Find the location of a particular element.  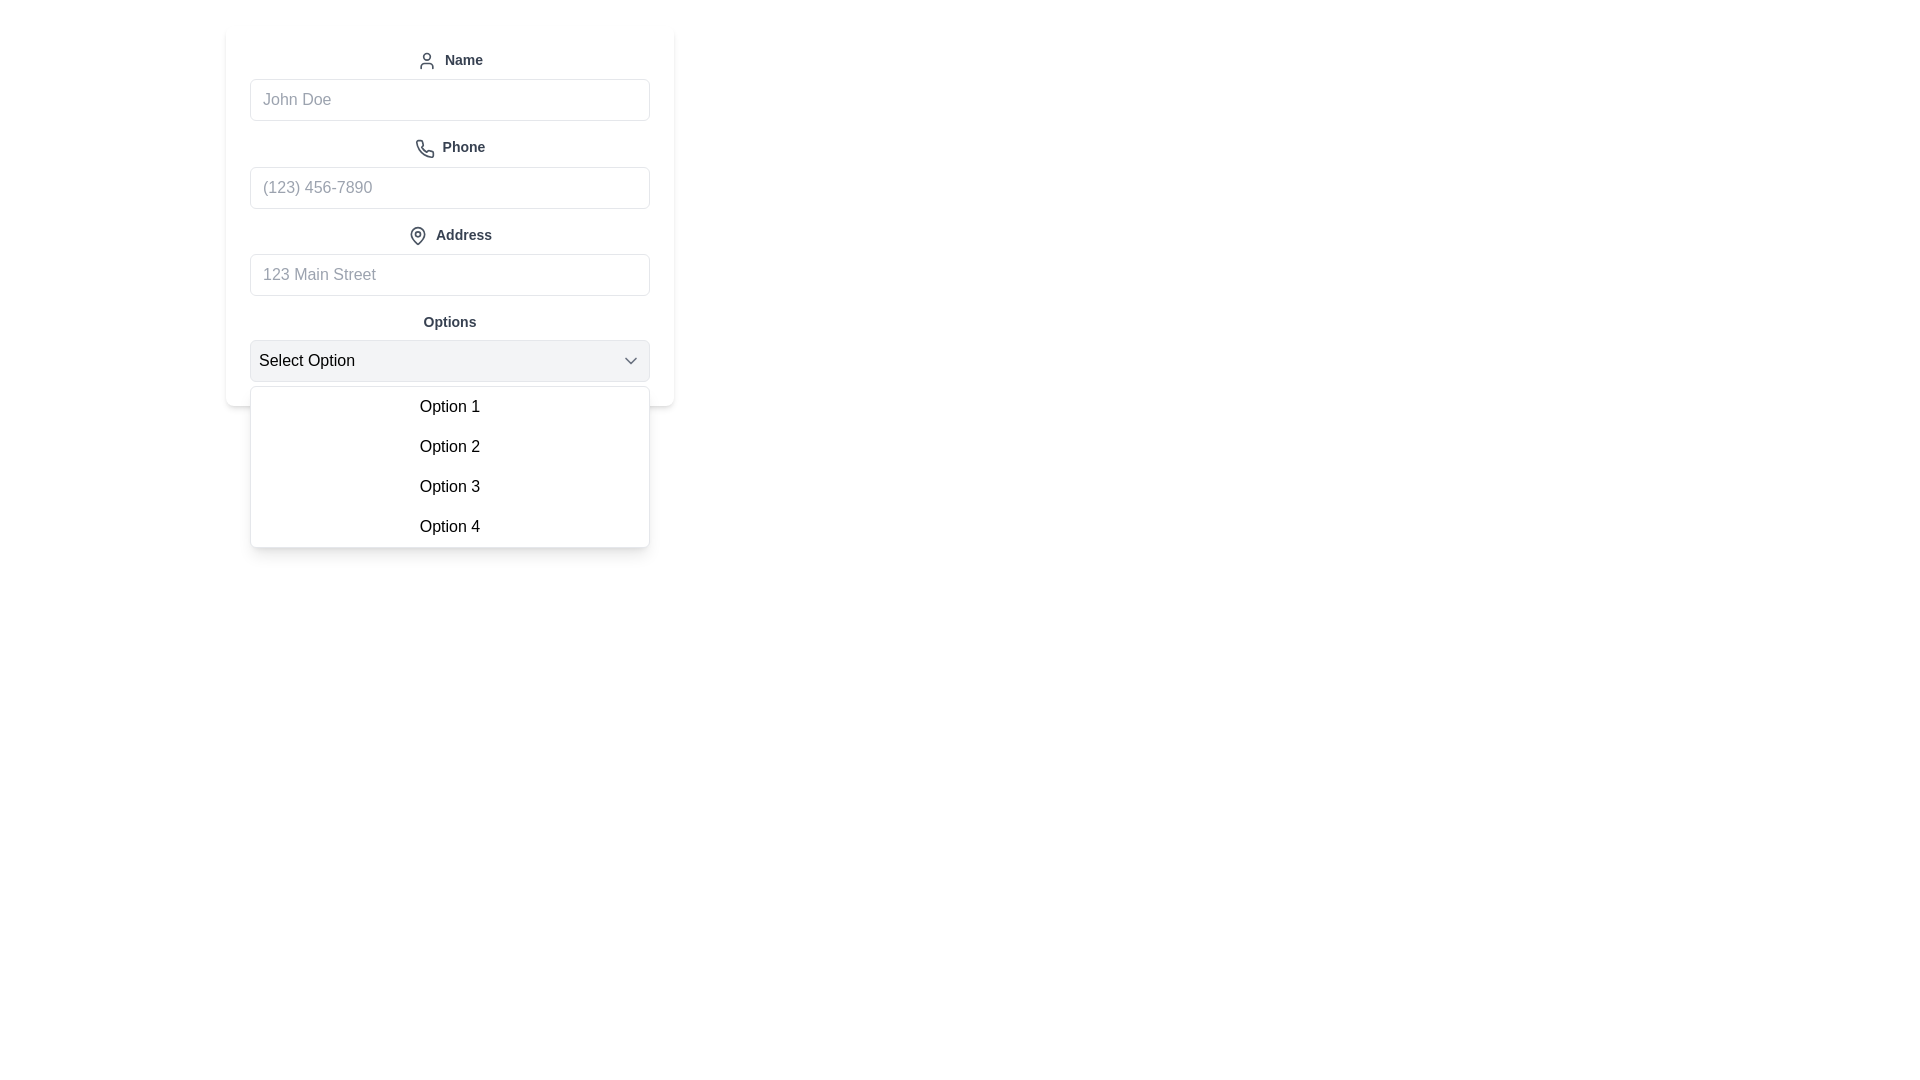

the Label element that serves as a description for the dropdown menu labeled 'Select Option', located above the dropdown within the form is located at coordinates (449, 319).